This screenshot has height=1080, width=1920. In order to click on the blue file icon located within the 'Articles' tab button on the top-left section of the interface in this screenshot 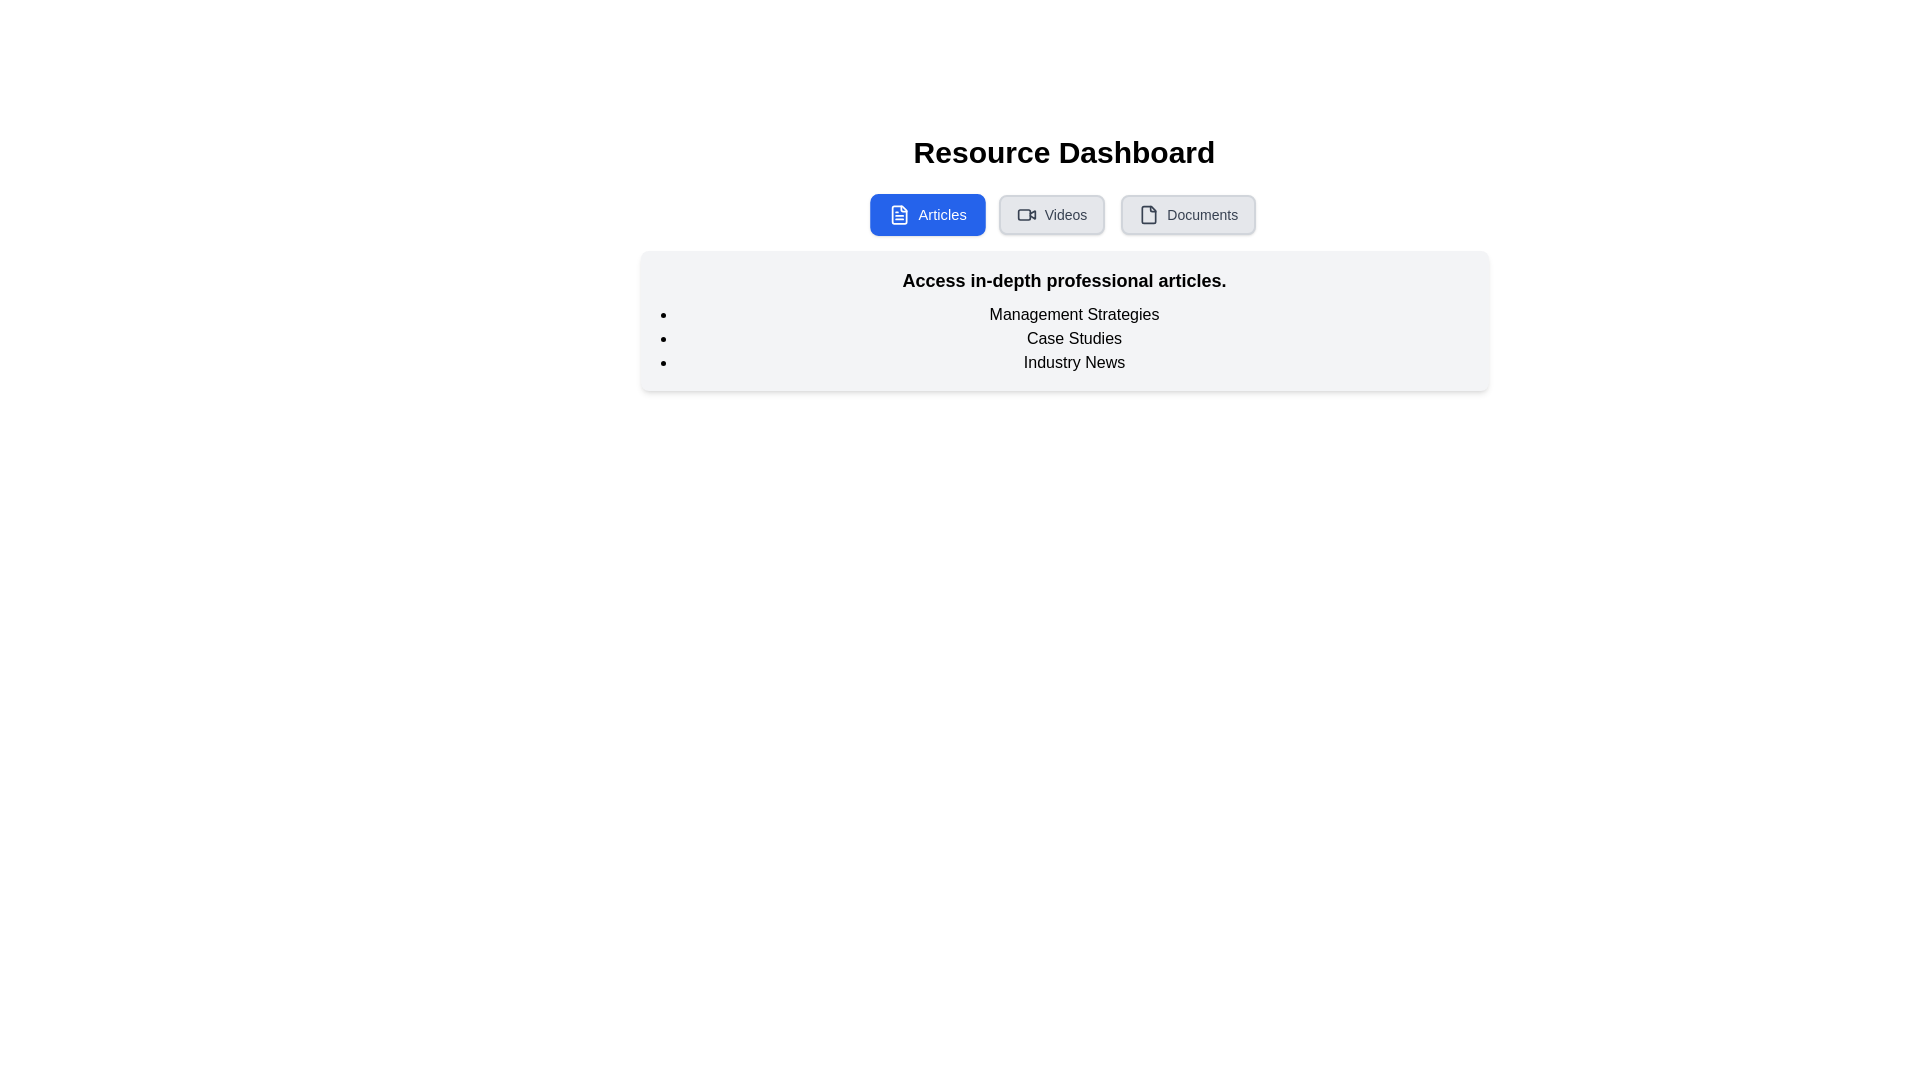, I will do `click(898, 215)`.